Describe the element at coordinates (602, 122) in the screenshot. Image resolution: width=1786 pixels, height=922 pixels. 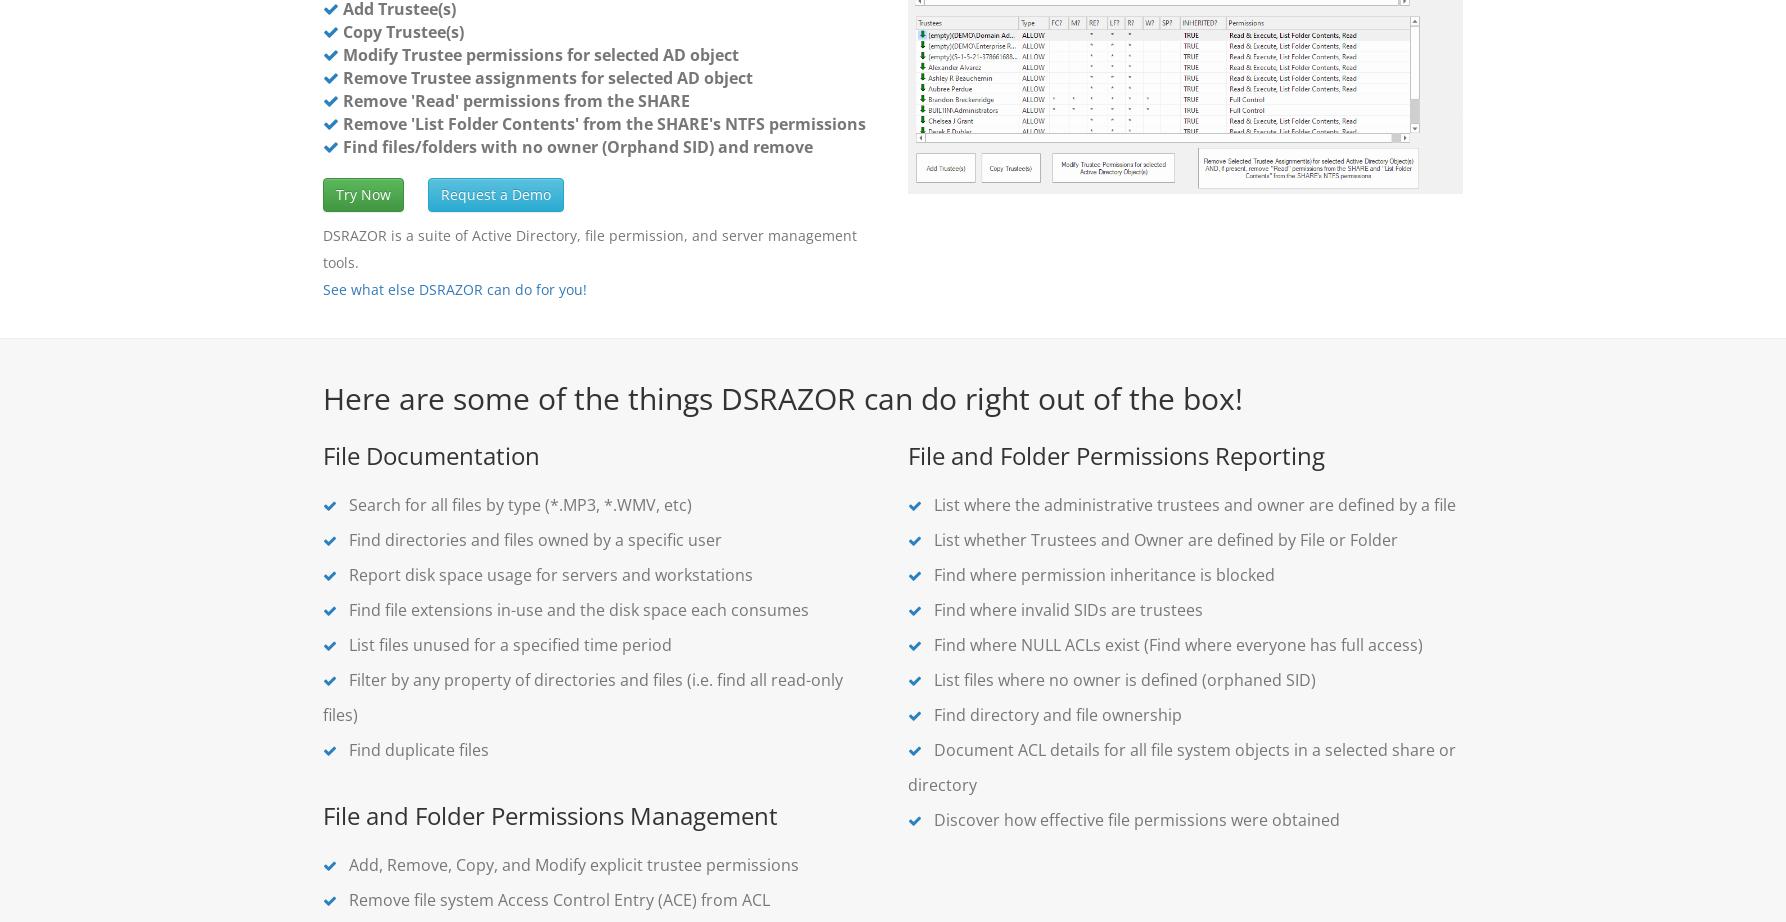
I see `'Remove 'List Folder Contents' from the SHARE's NTFS permissions'` at that location.